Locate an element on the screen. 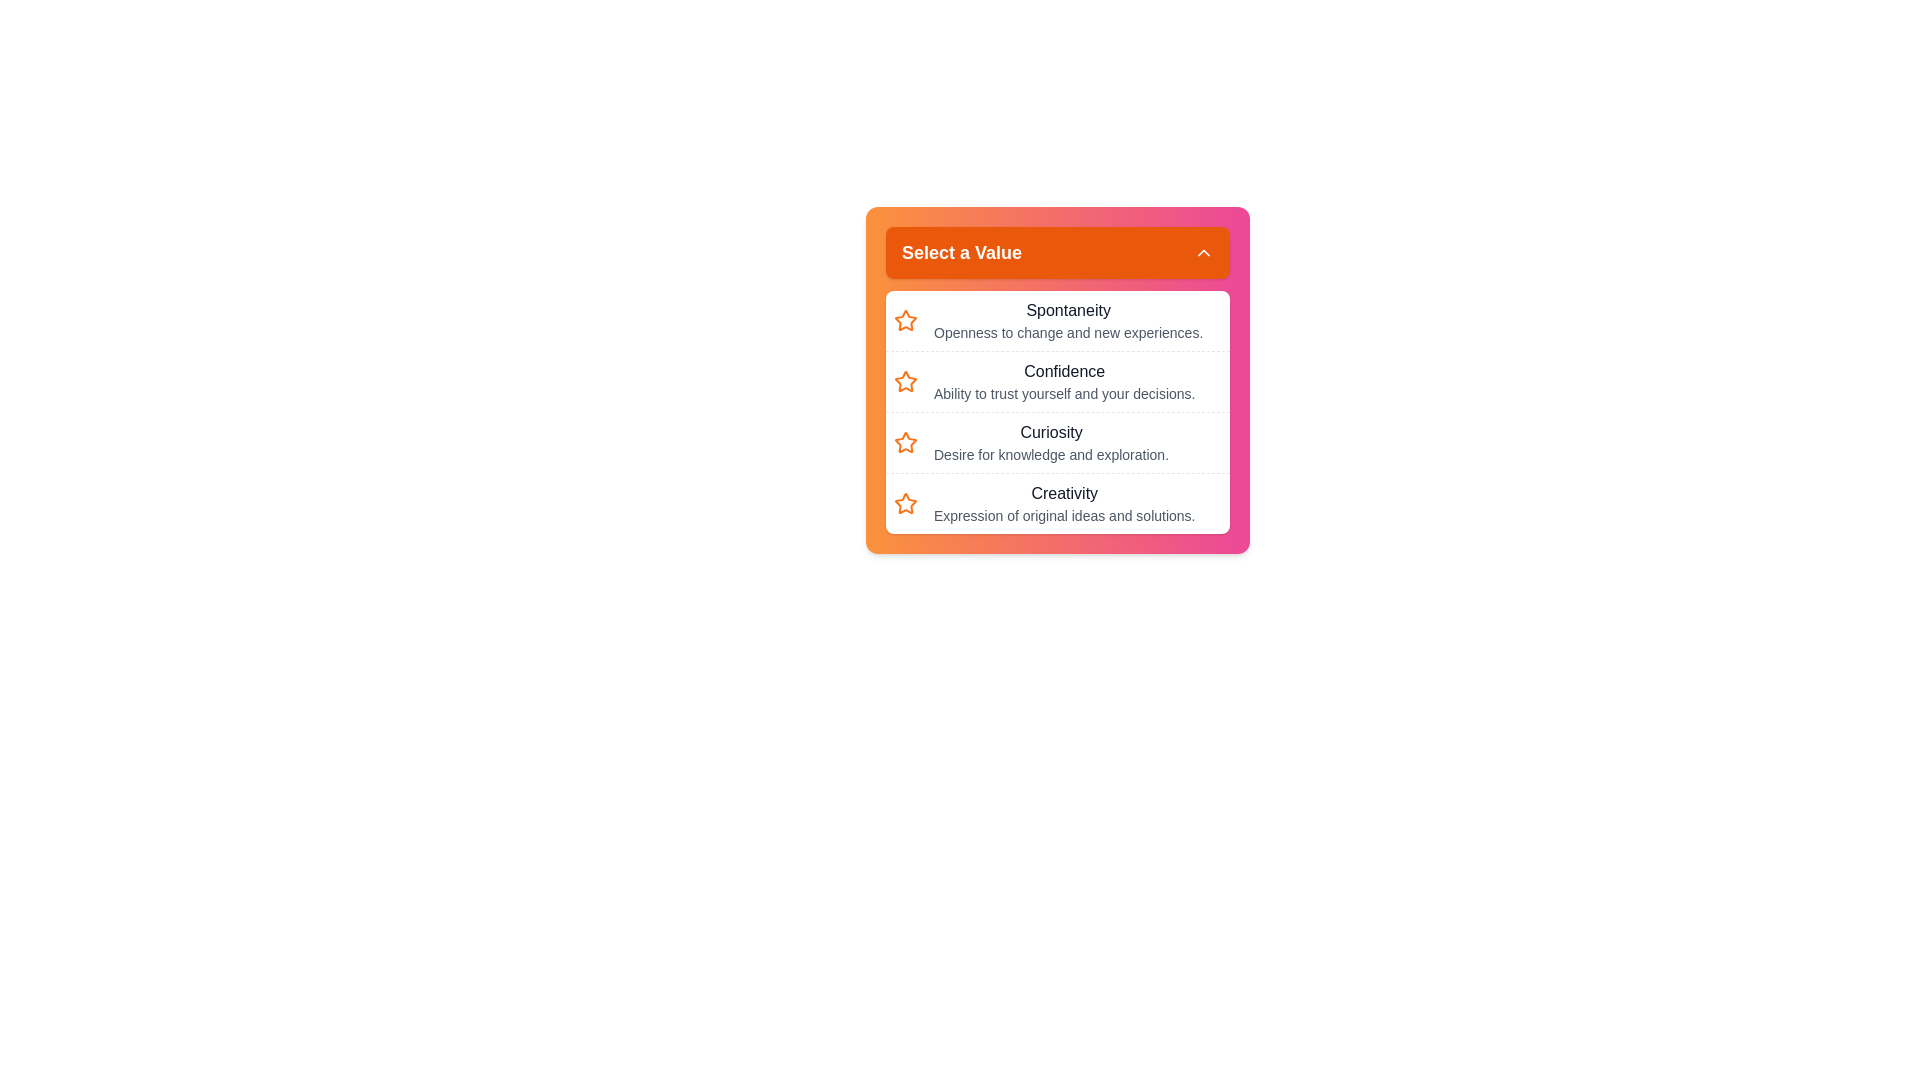 The width and height of the screenshot is (1920, 1080). the fourth list item titled 'Creativity' is located at coordinates (1056, 501).